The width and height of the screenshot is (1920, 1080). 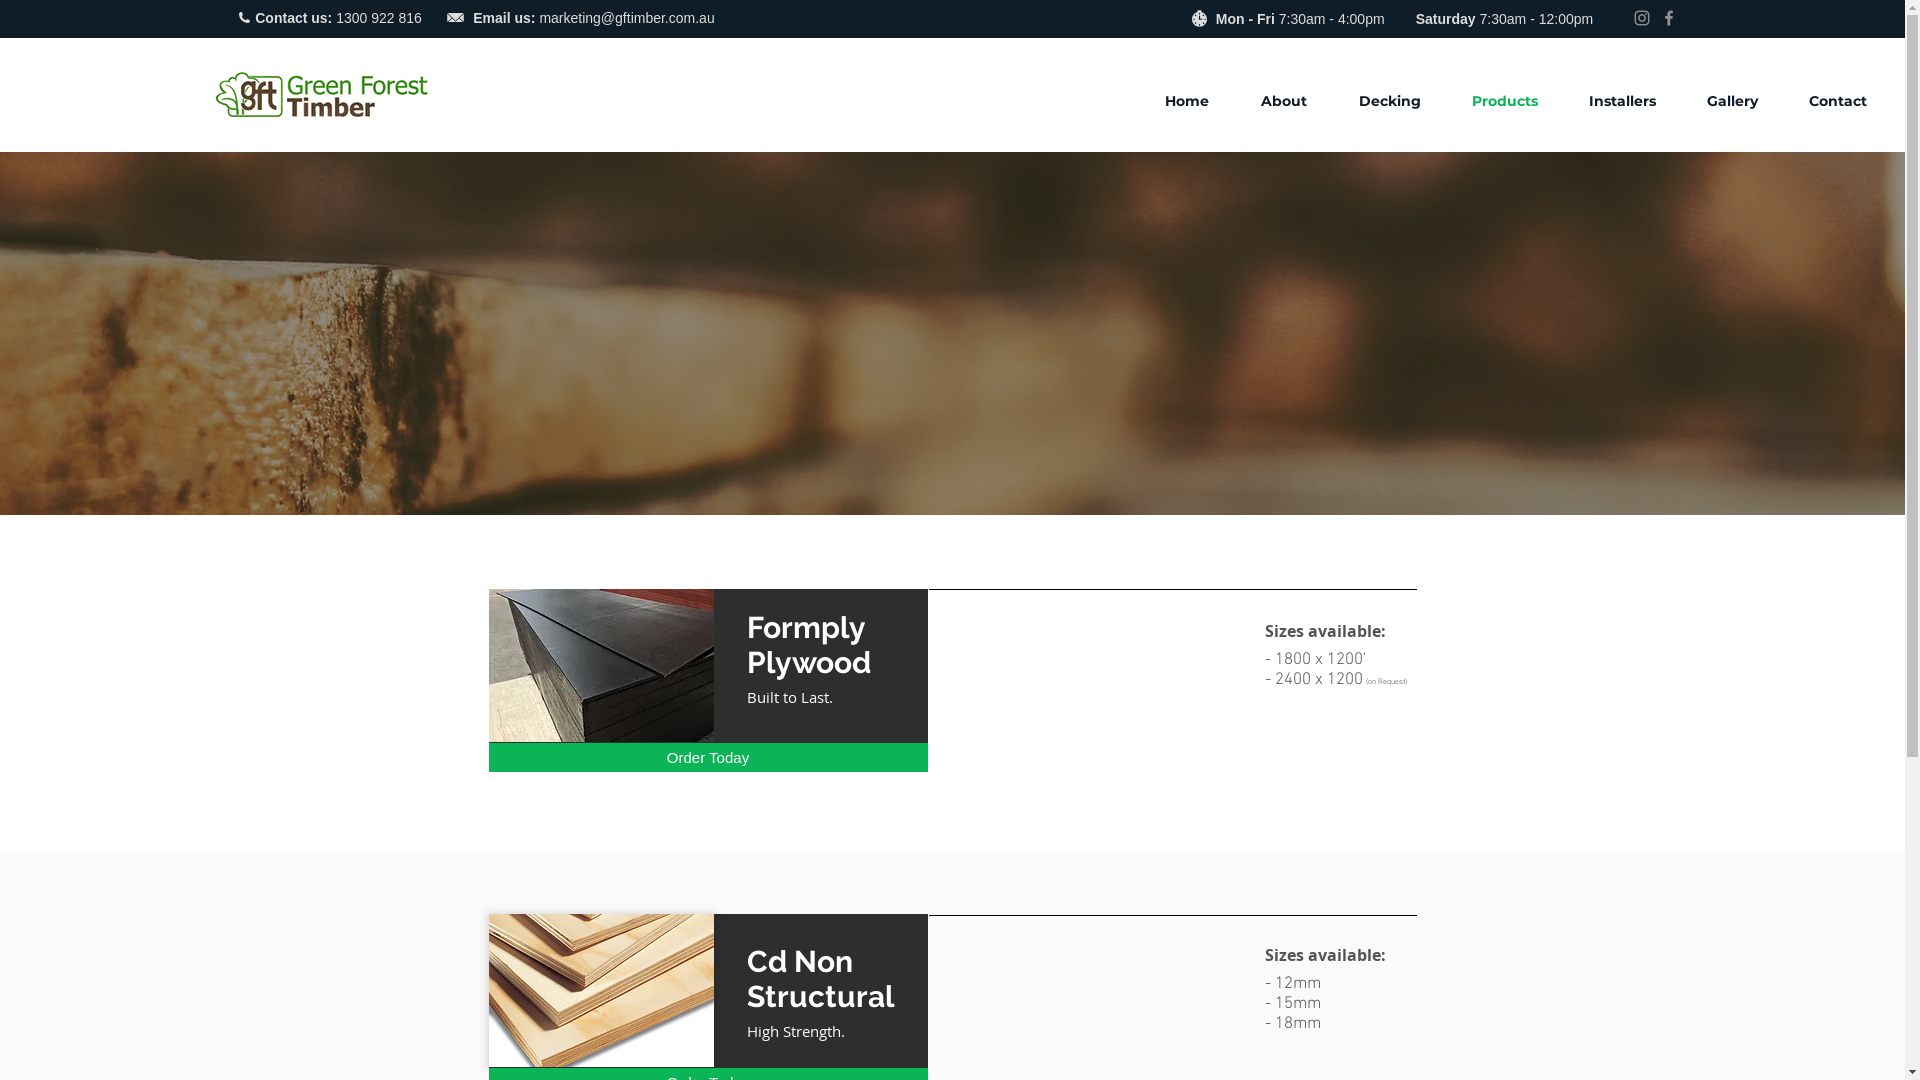 I want to click on 'Decking', so click(x=1399, y=100).